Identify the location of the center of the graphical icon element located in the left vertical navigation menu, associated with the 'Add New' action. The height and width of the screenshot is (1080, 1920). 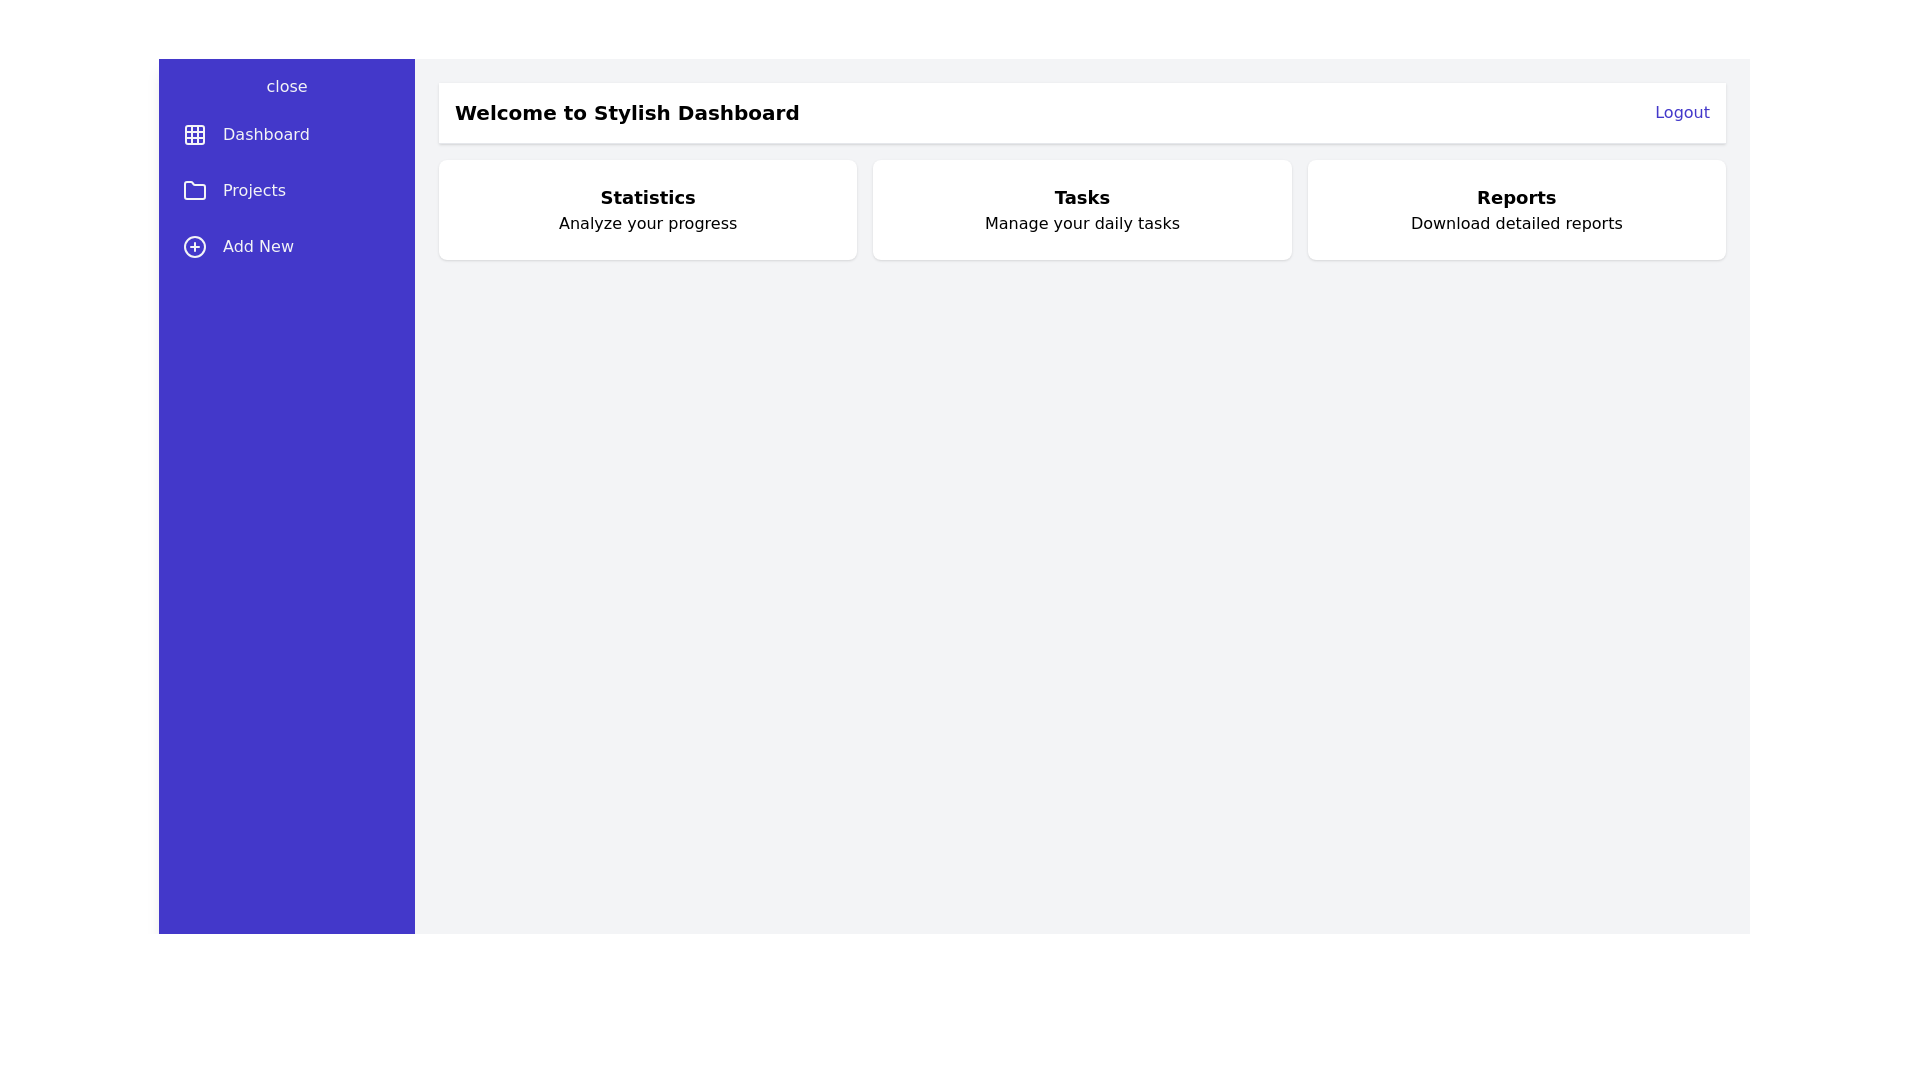
(195, 245).